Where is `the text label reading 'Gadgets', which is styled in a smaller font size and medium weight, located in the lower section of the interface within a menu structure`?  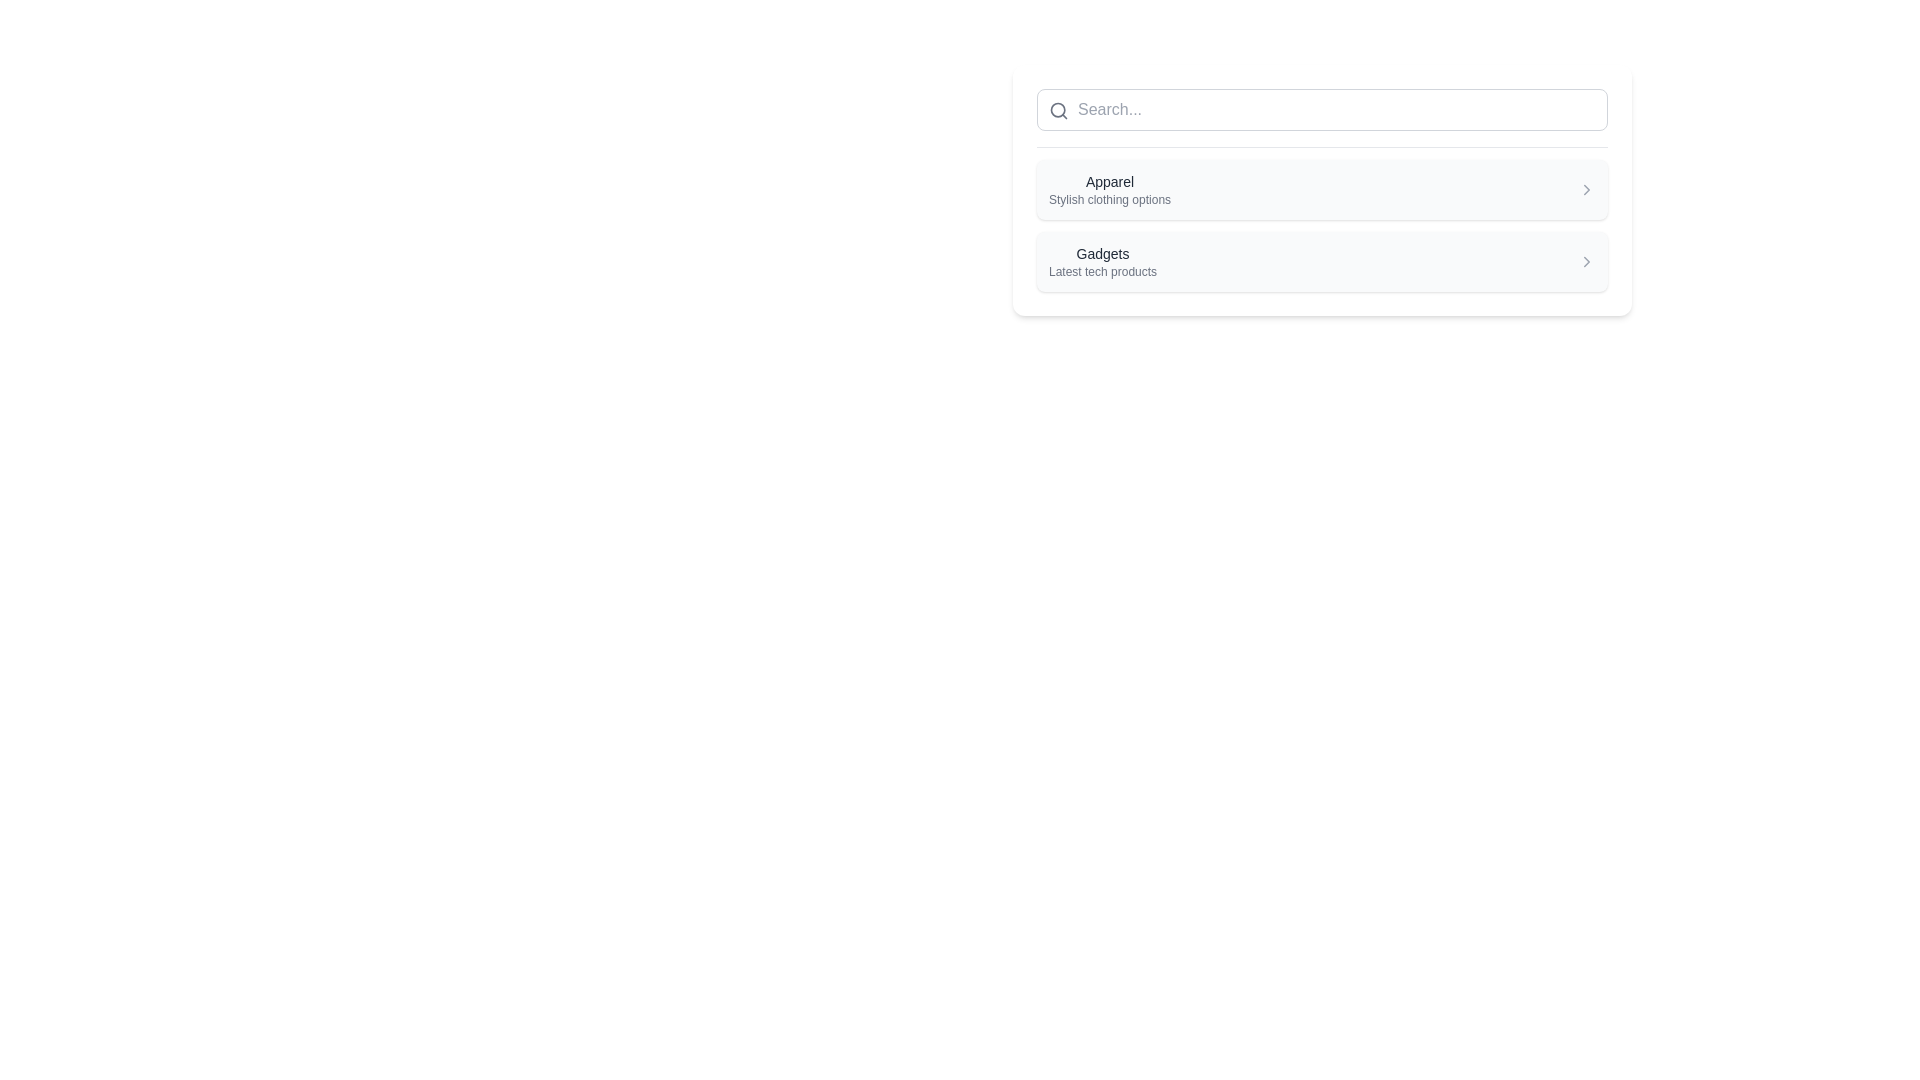
the text label reading 'Gadgets', which is styled in a smaller font size and medium weight, located in the lower section of the interface within a menu structure is located at coordinates (1102, 253).